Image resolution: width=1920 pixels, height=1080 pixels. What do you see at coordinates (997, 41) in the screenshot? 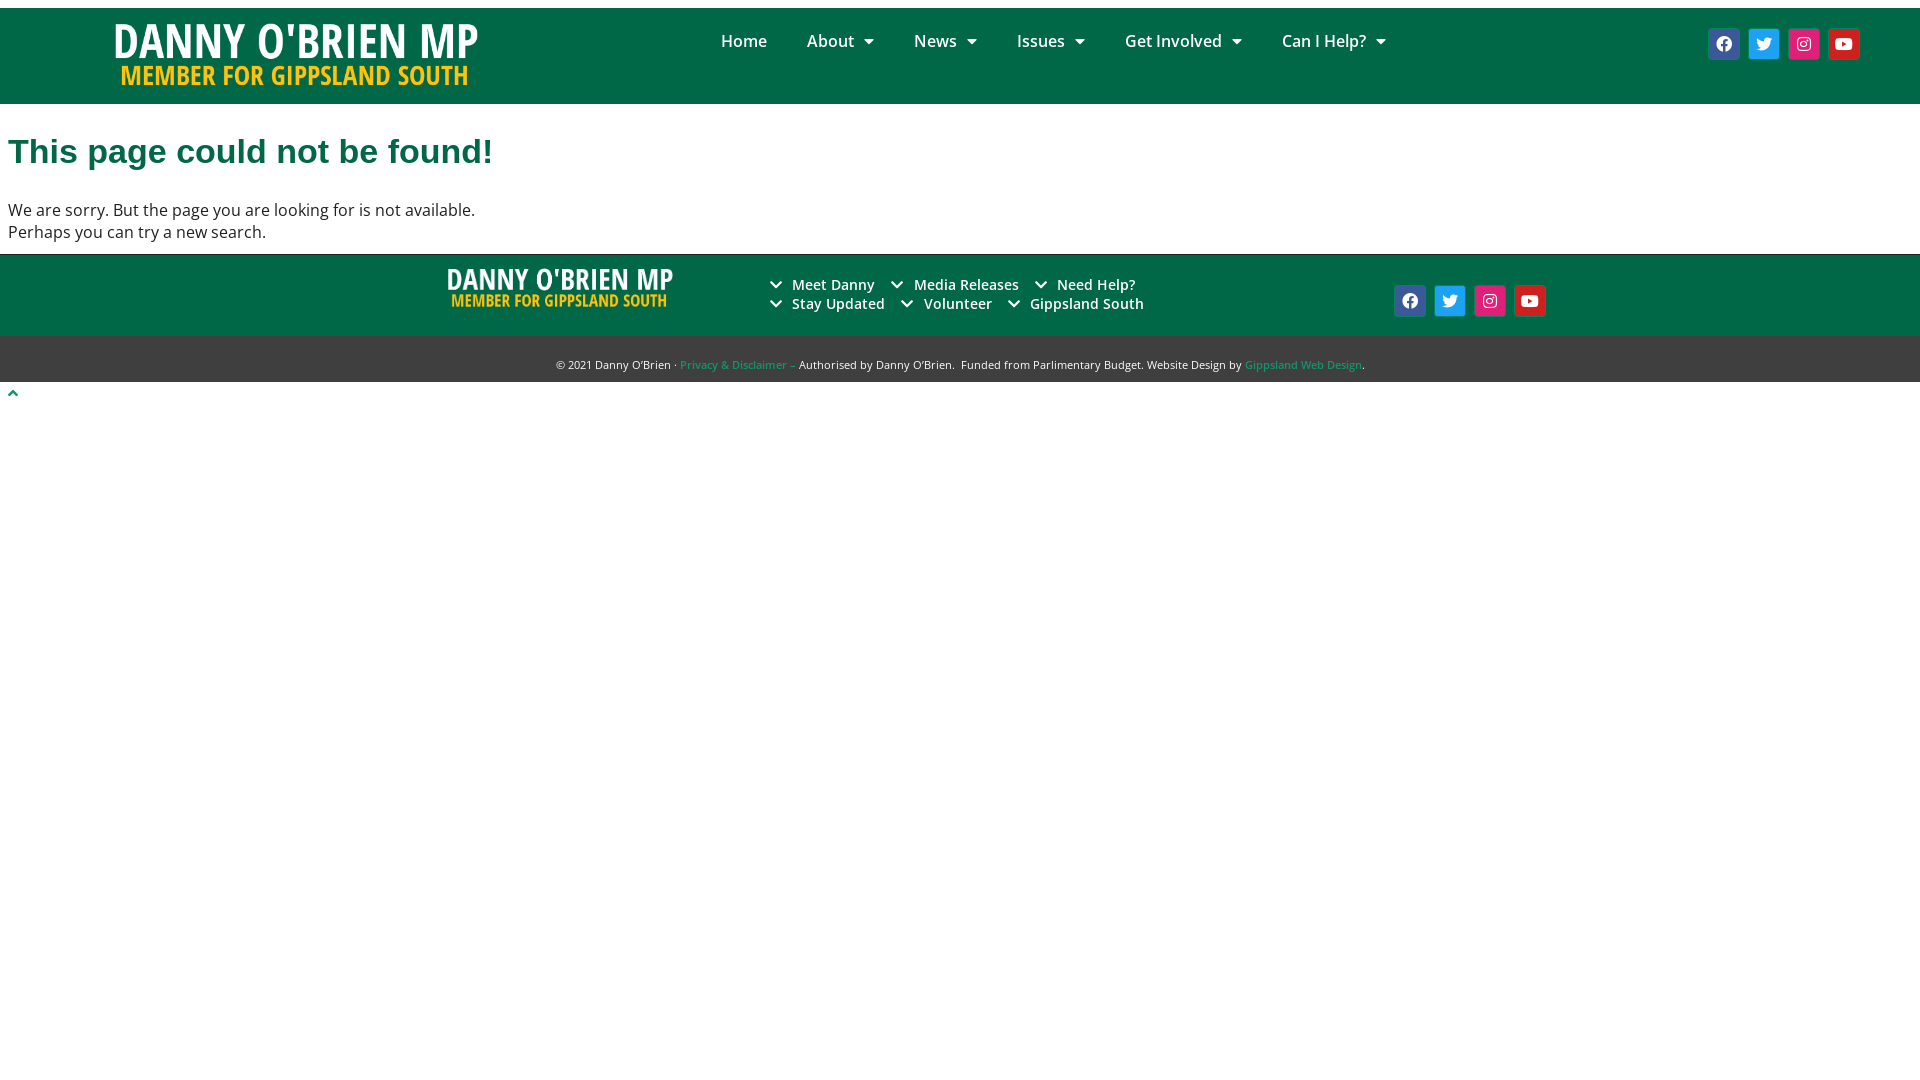
I see `'Issues'` at bounding box center [997, 41].